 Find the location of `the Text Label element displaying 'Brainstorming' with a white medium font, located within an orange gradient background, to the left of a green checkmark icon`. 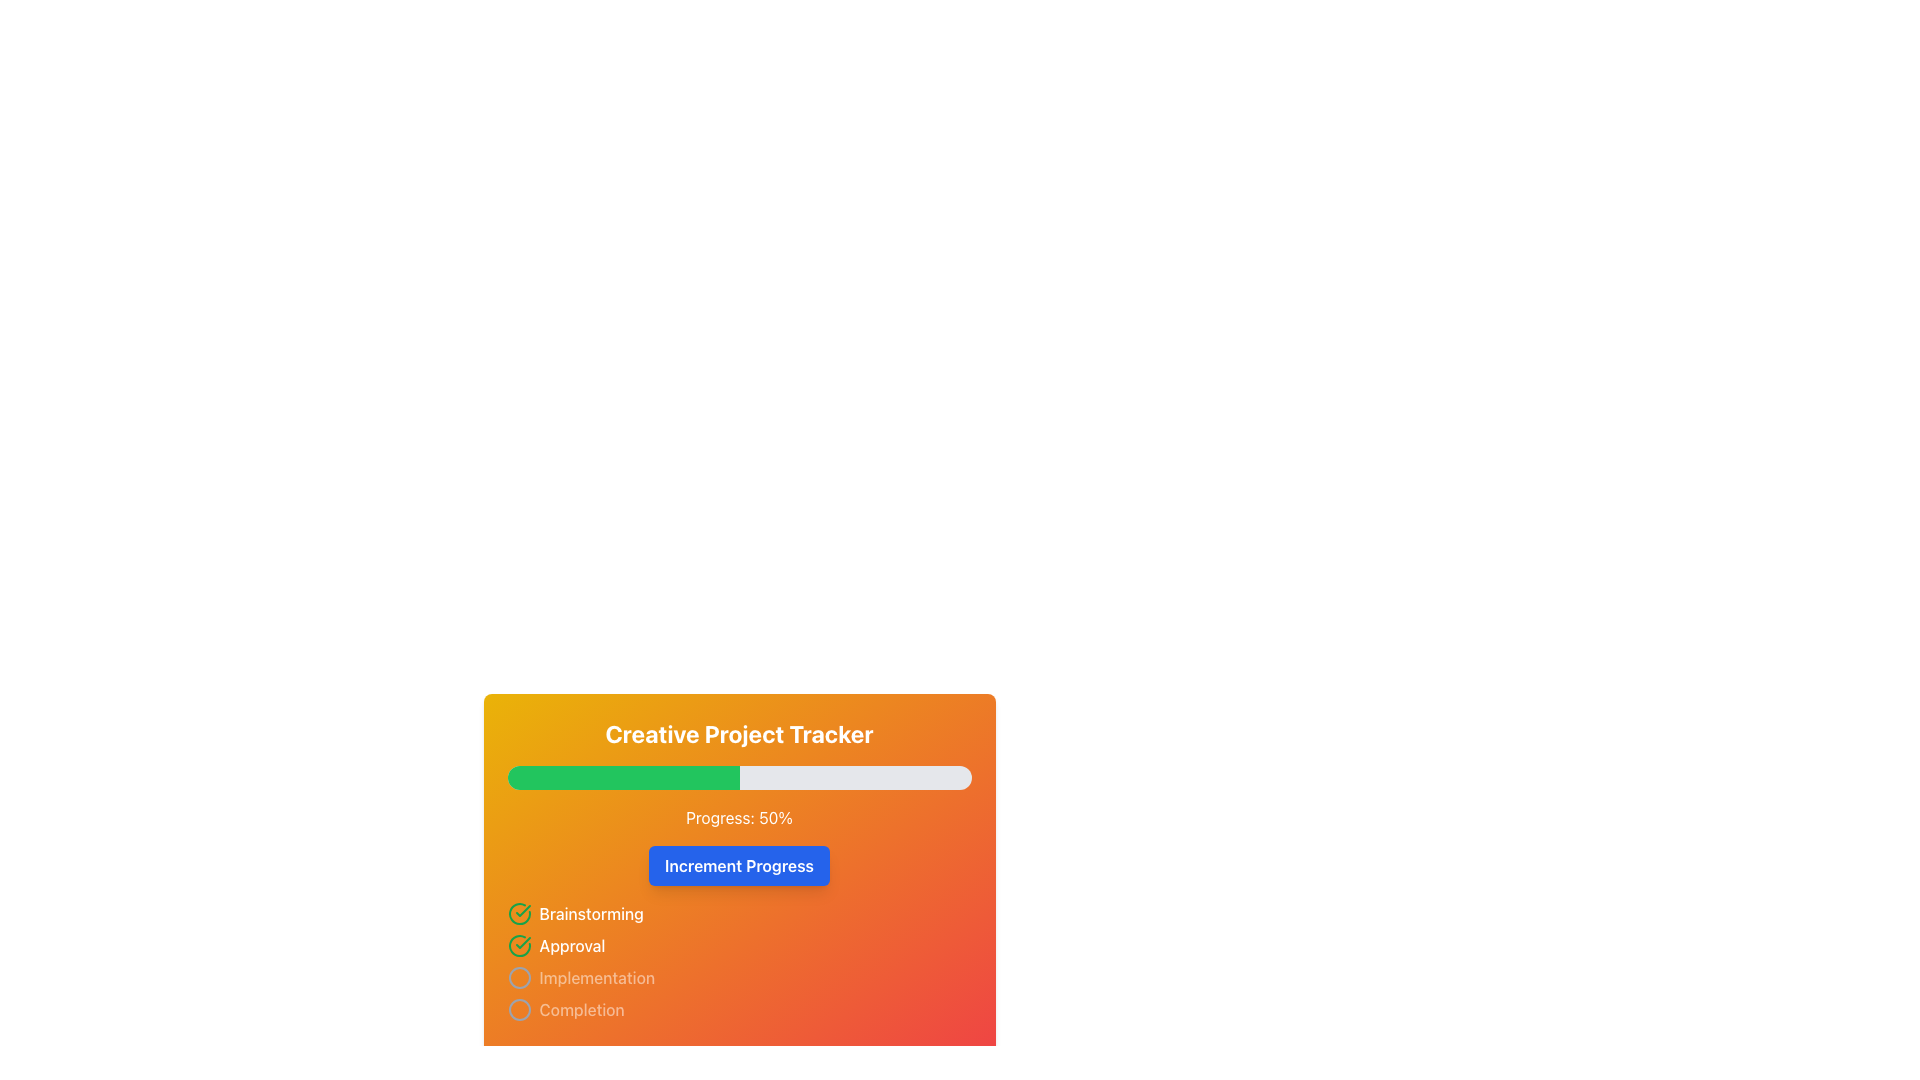

the Text Label element displaying 'Brainstorming' with a white medium font, located within an orange gradient background, to the left of a green checkmark icon is located at coordinates (590, 914).